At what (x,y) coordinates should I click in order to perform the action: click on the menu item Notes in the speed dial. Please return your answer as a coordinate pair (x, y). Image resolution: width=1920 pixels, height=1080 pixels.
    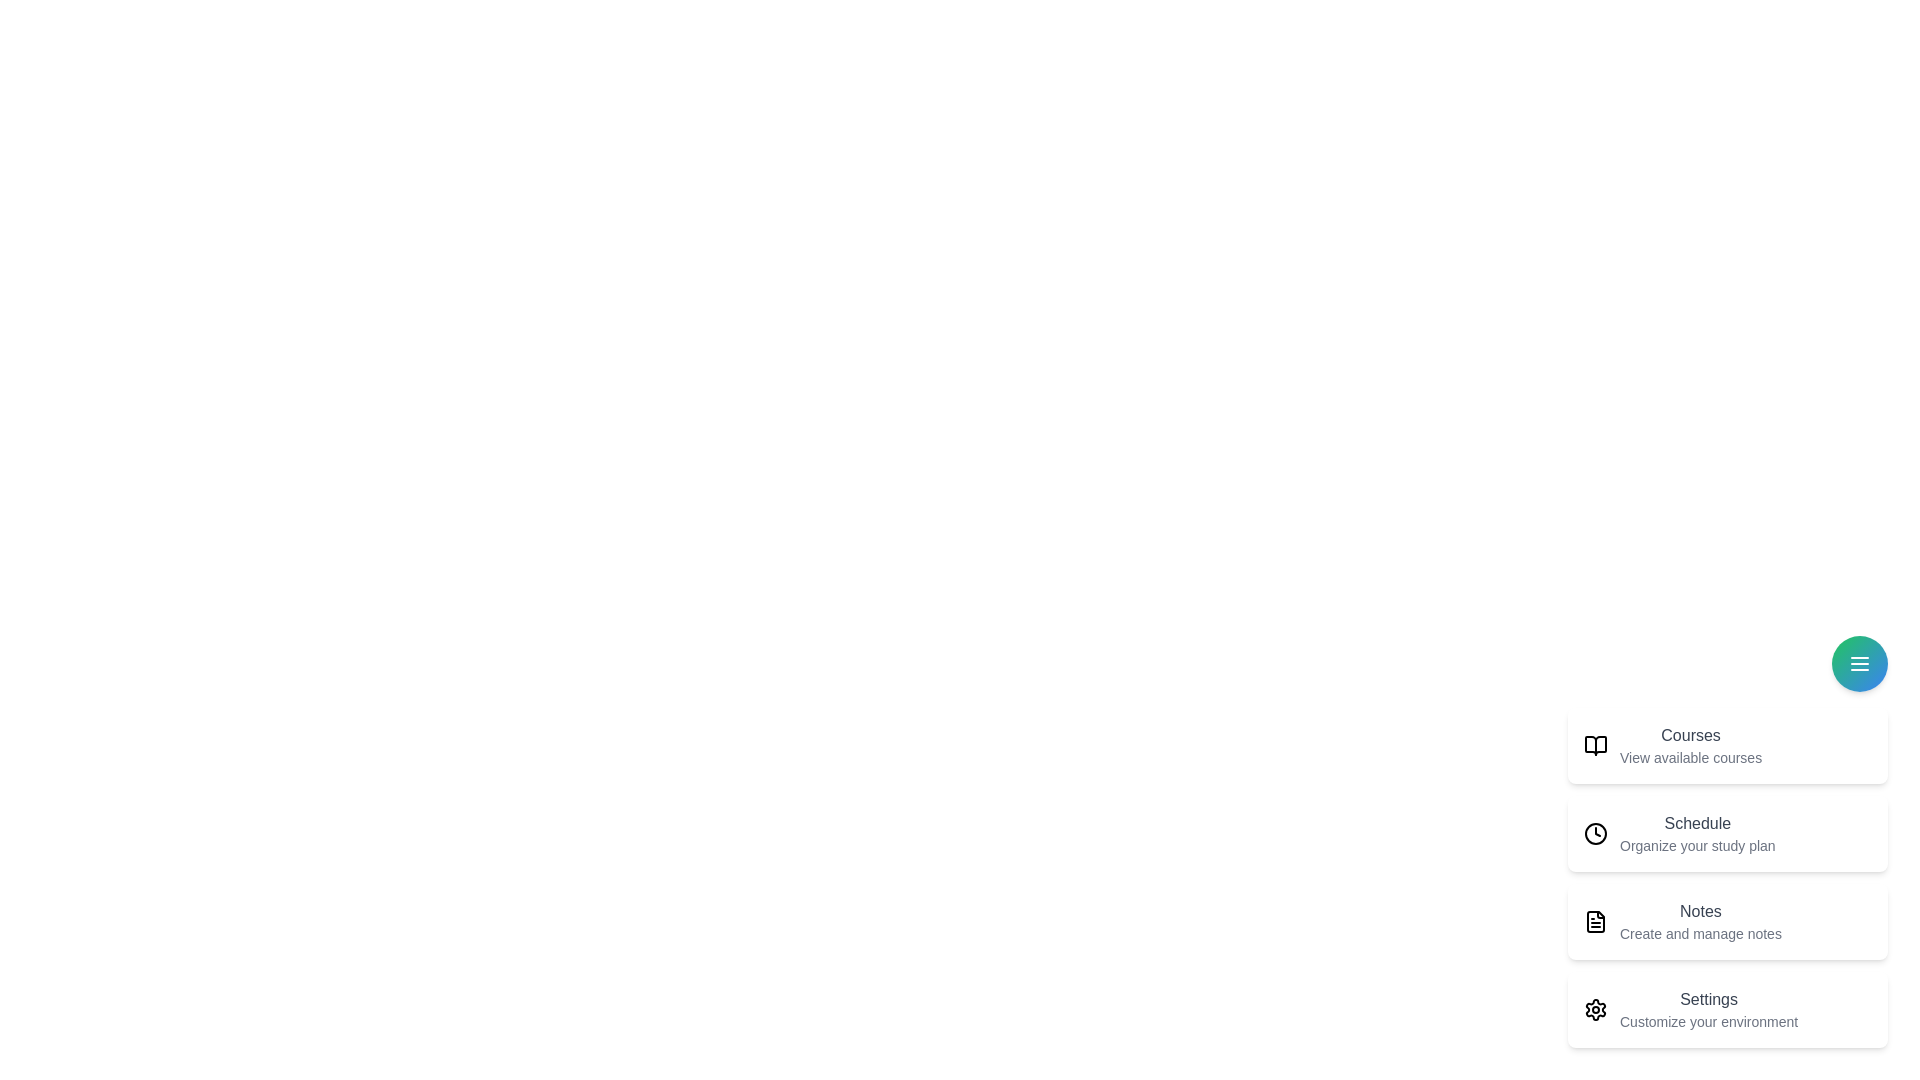
    Looking at the image, I should click on (1727, 921).